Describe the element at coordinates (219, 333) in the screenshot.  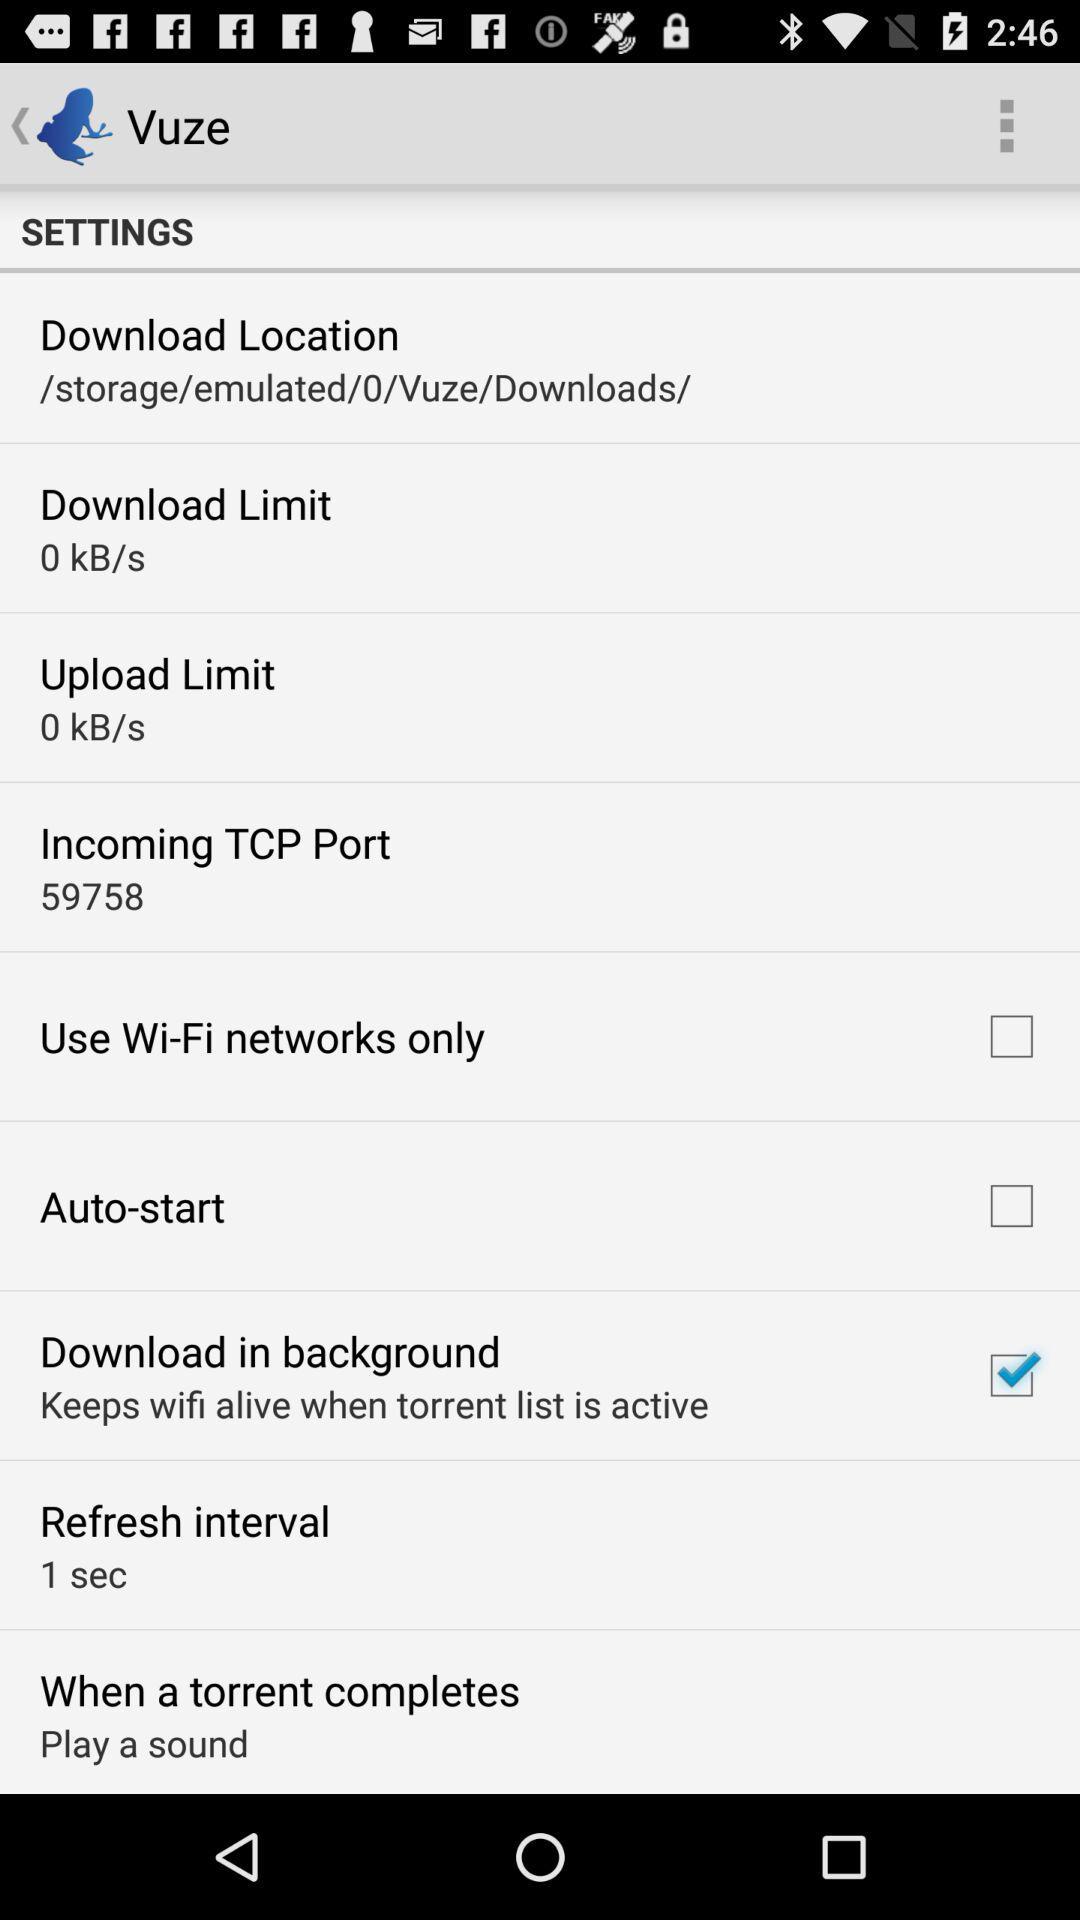
I see `the download location` at that location.